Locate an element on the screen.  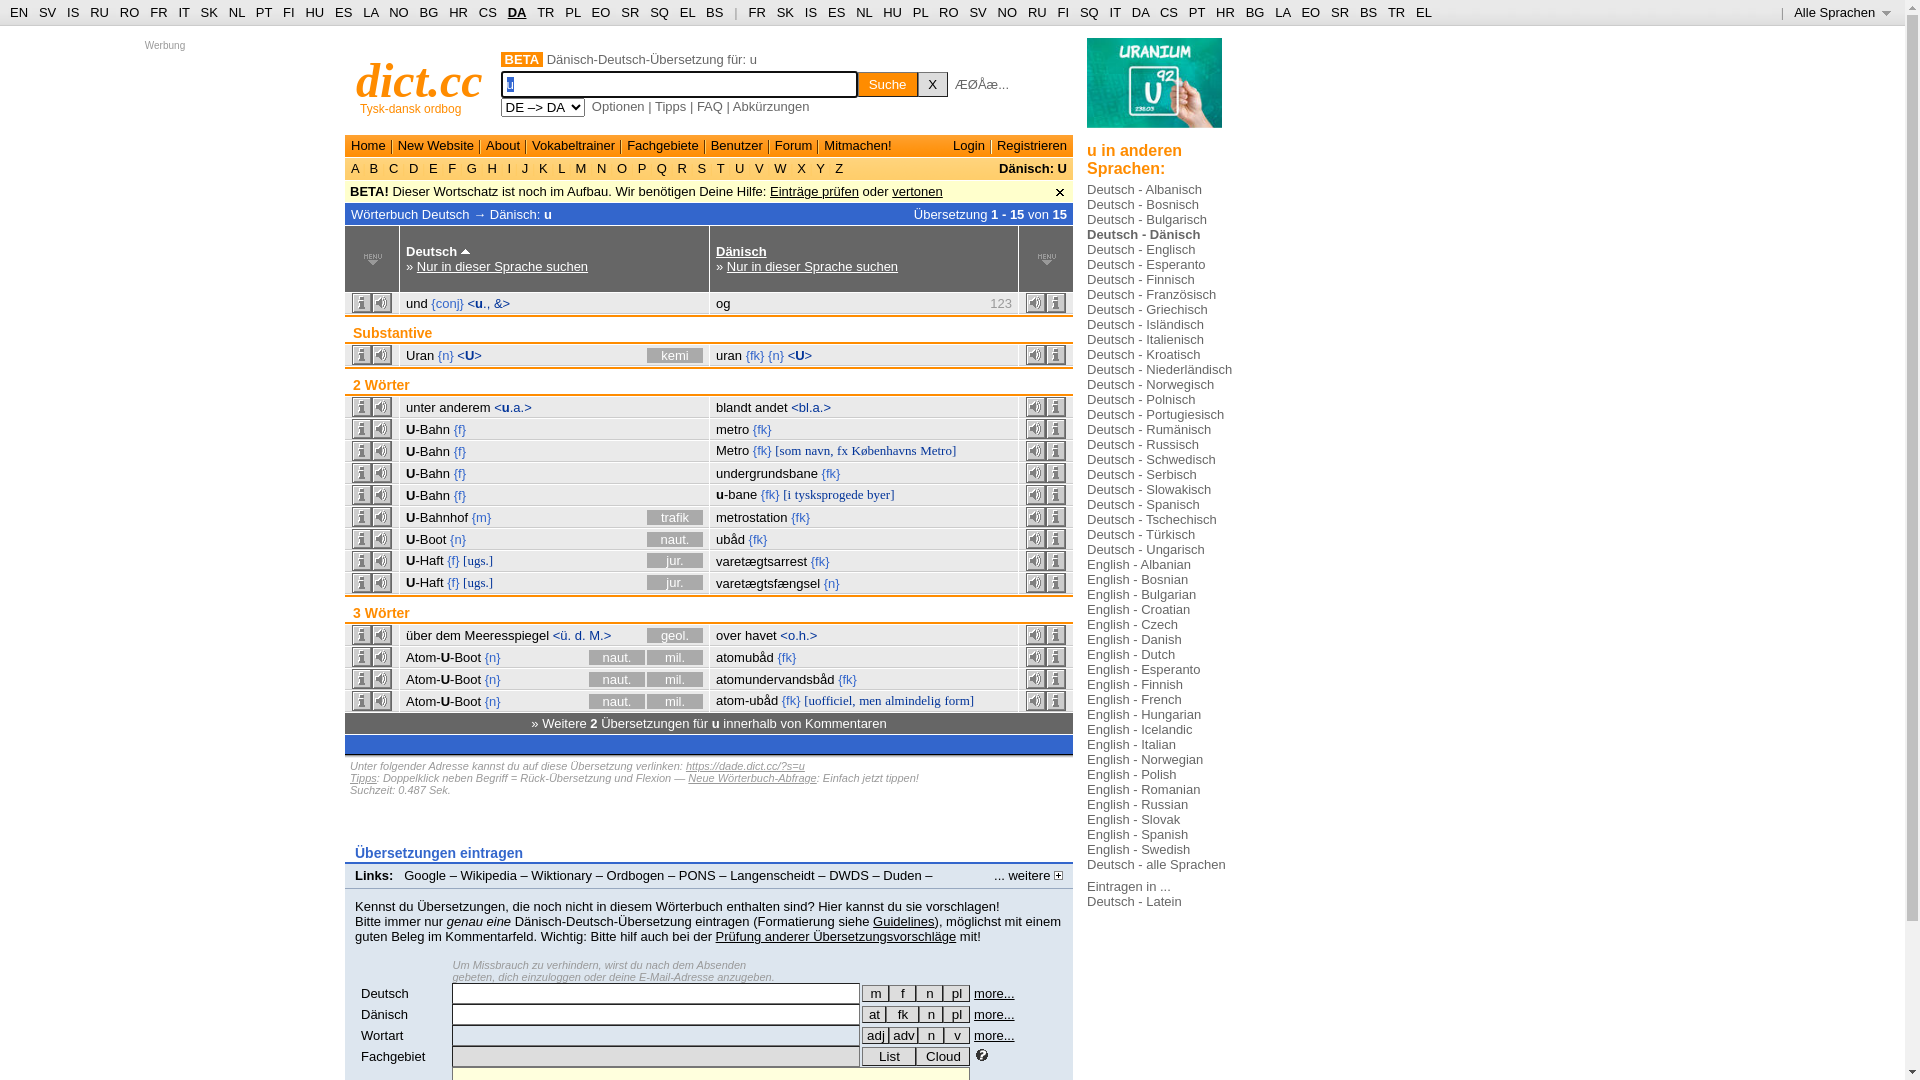
'SK' is located at coordinates (784, 12).